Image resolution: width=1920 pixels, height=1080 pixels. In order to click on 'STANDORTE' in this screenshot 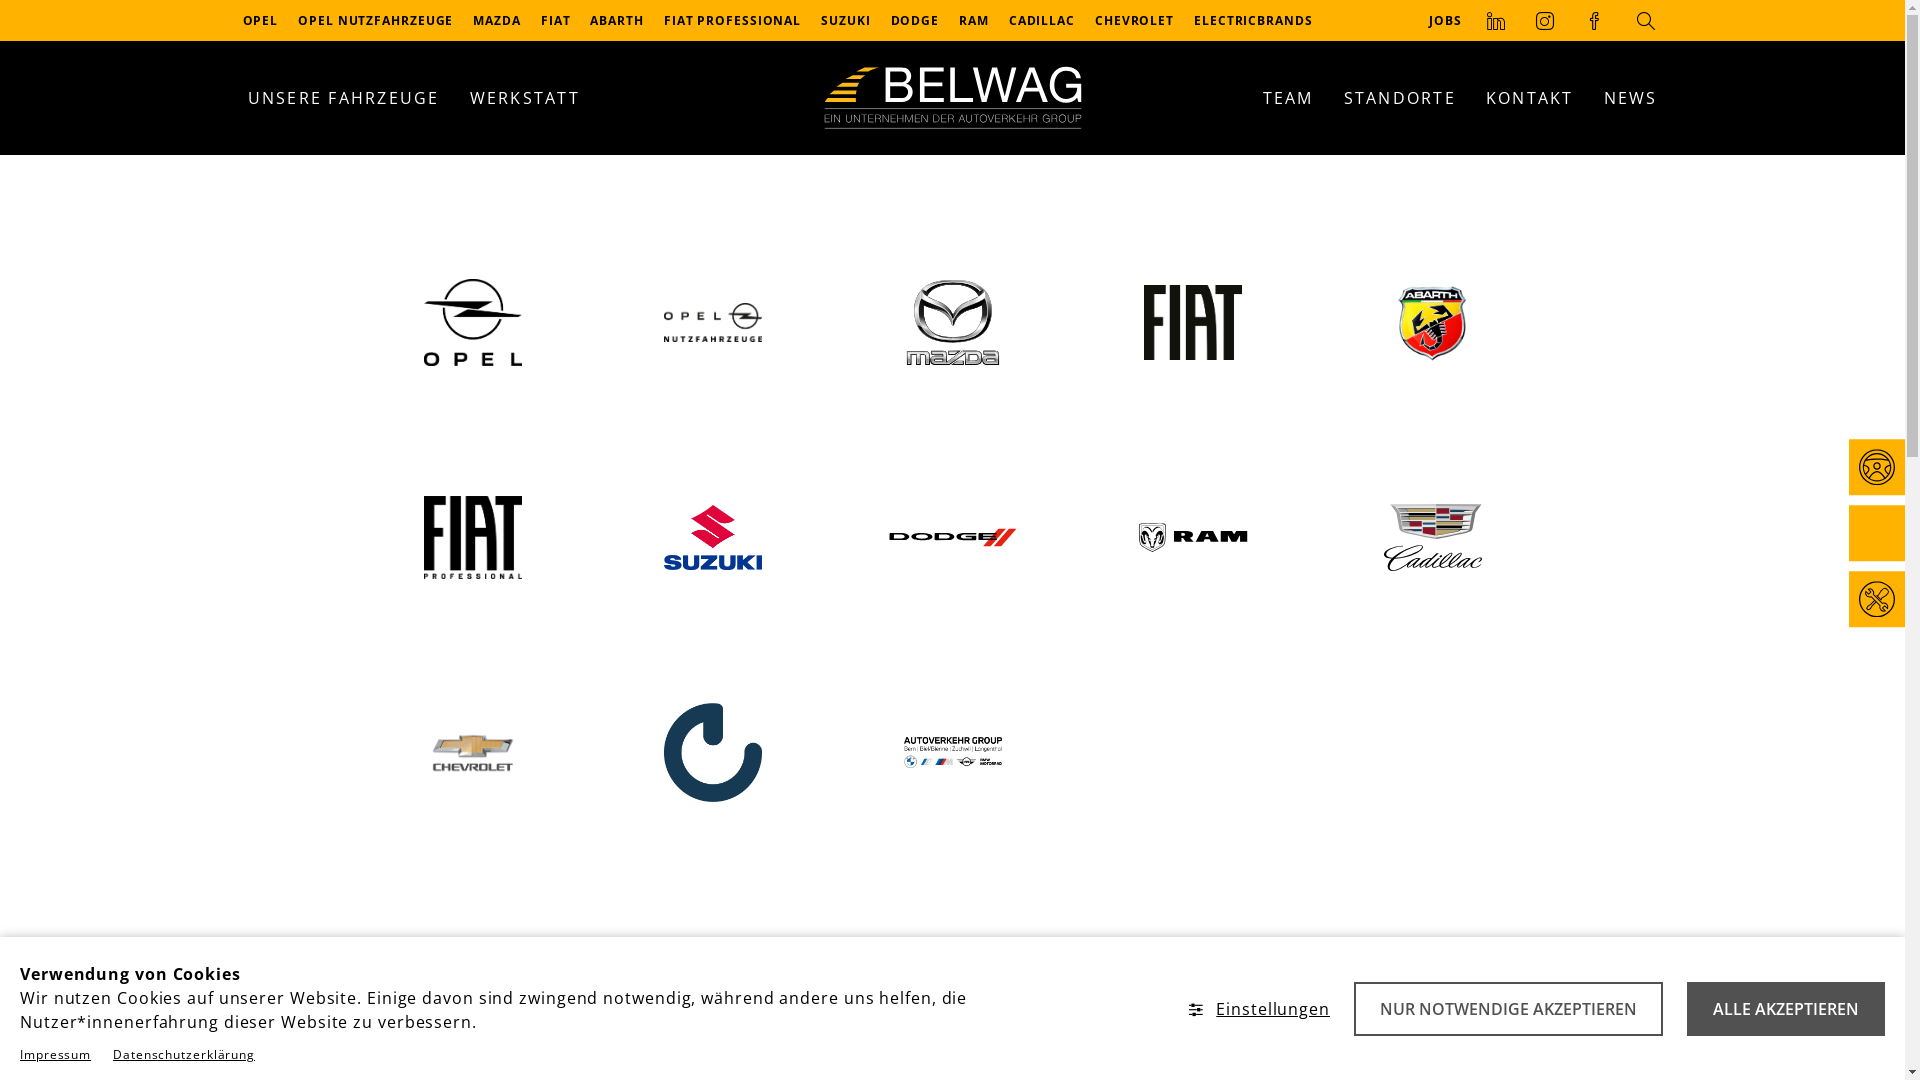, I will do `click(1397, 97)`.